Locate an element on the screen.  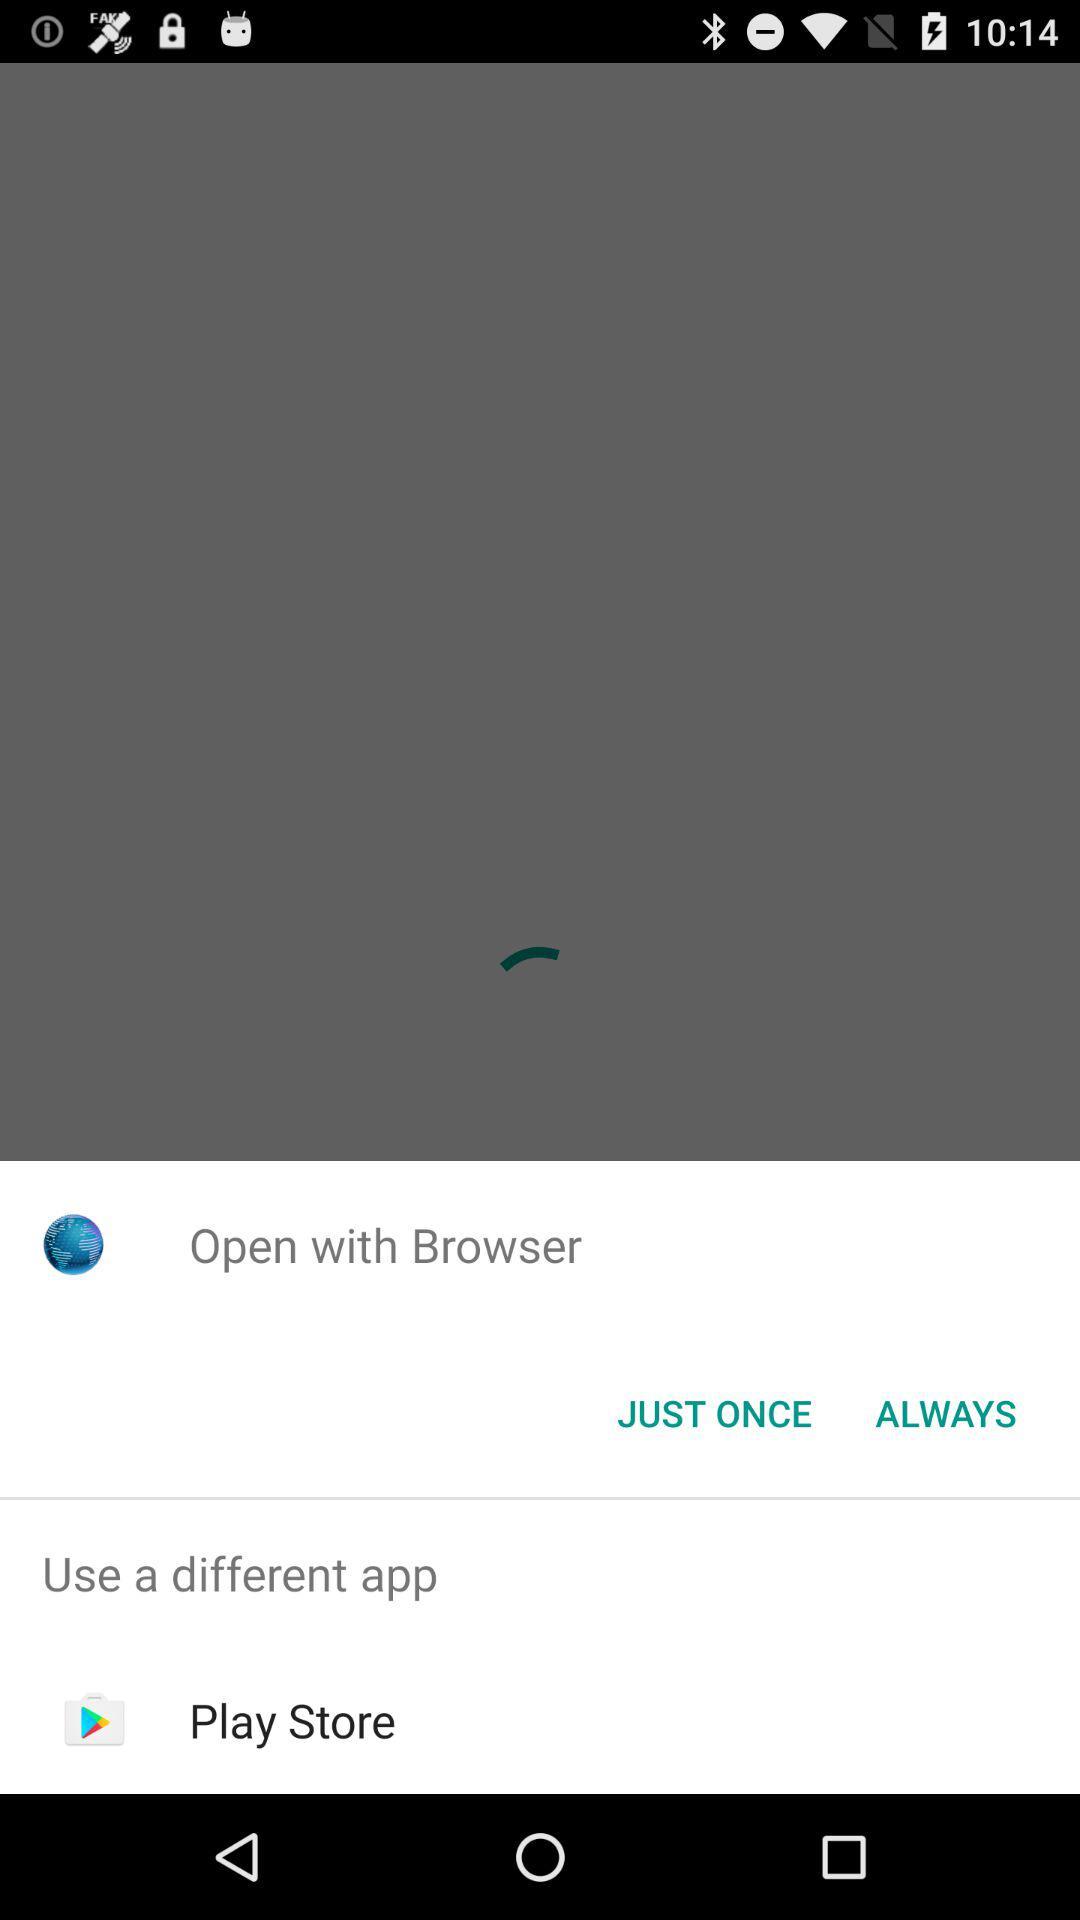
the item next to always is located at coordinates (713, 1411).